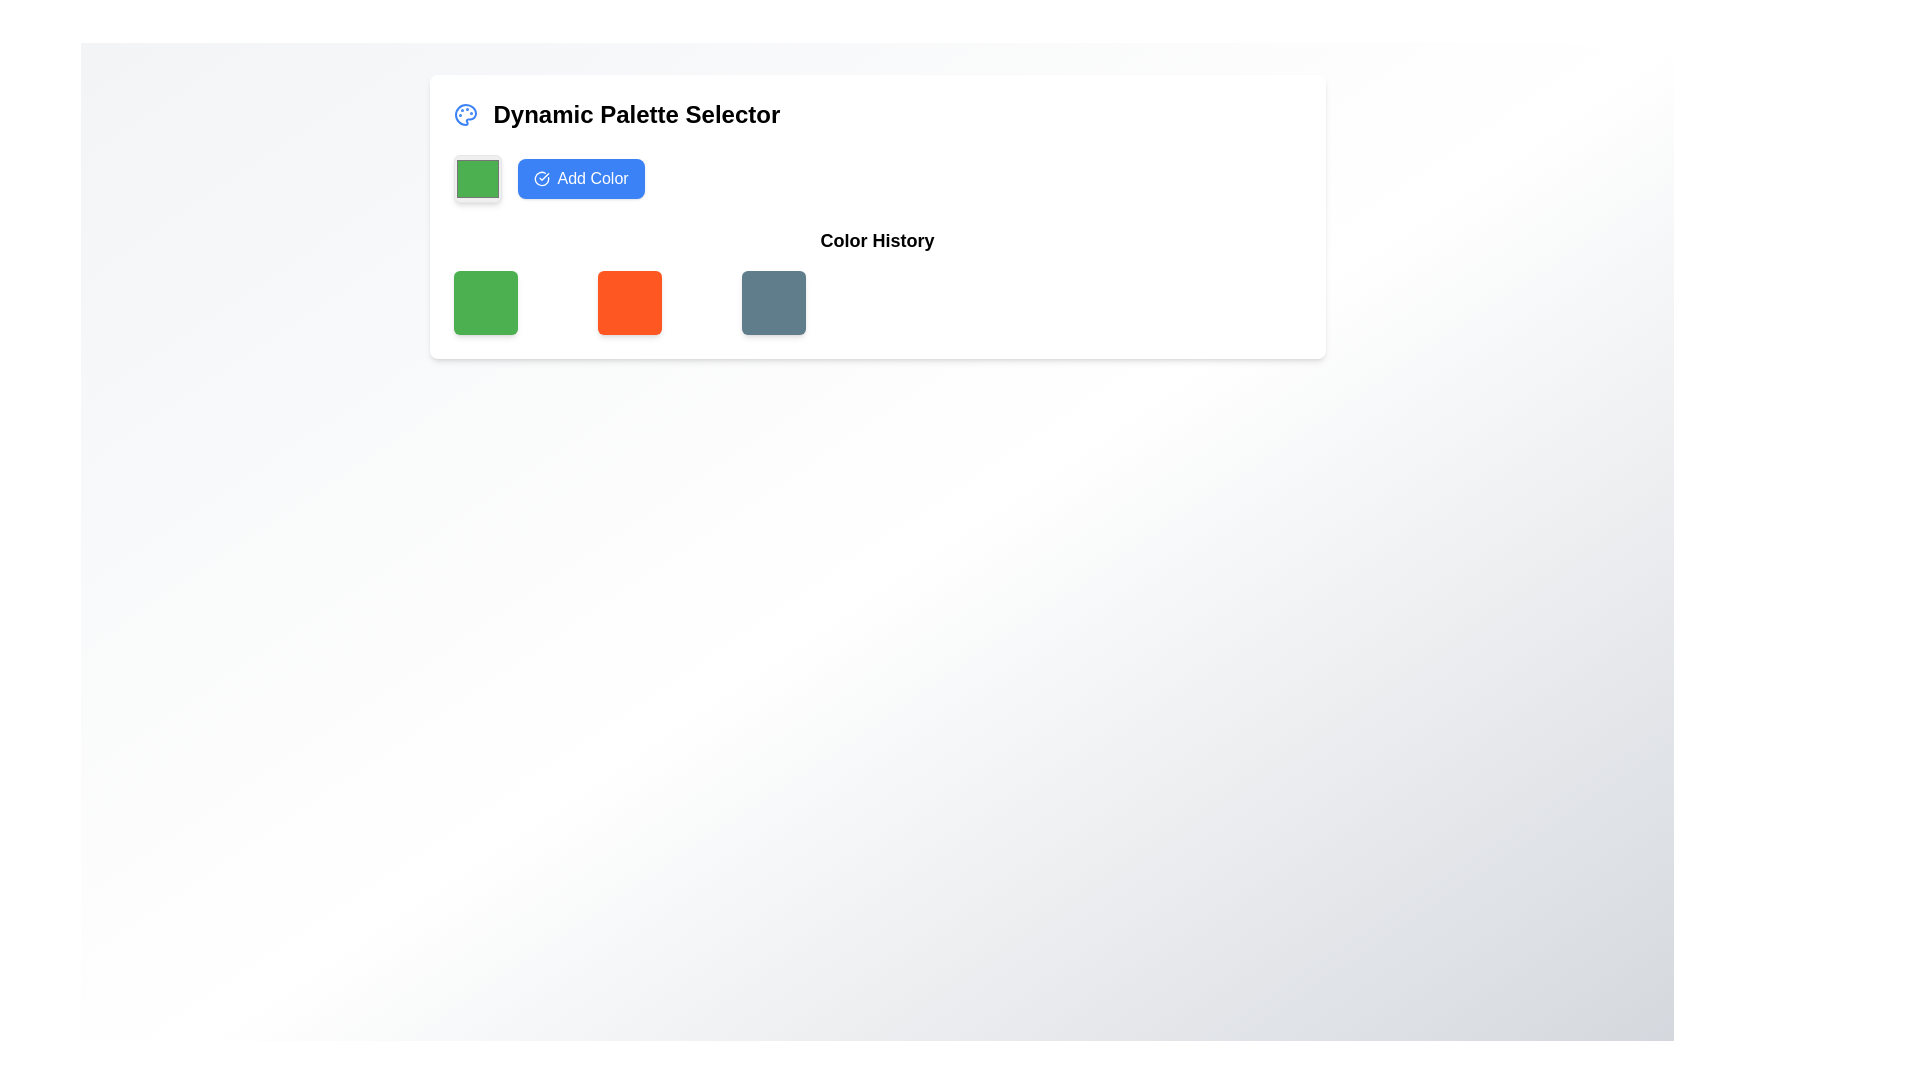 The image size is (1920, 1080). I want to click on the confirmation icon for adding a color, located within the 'Add Color' button at the top-left of the interface, so click(541, 177).